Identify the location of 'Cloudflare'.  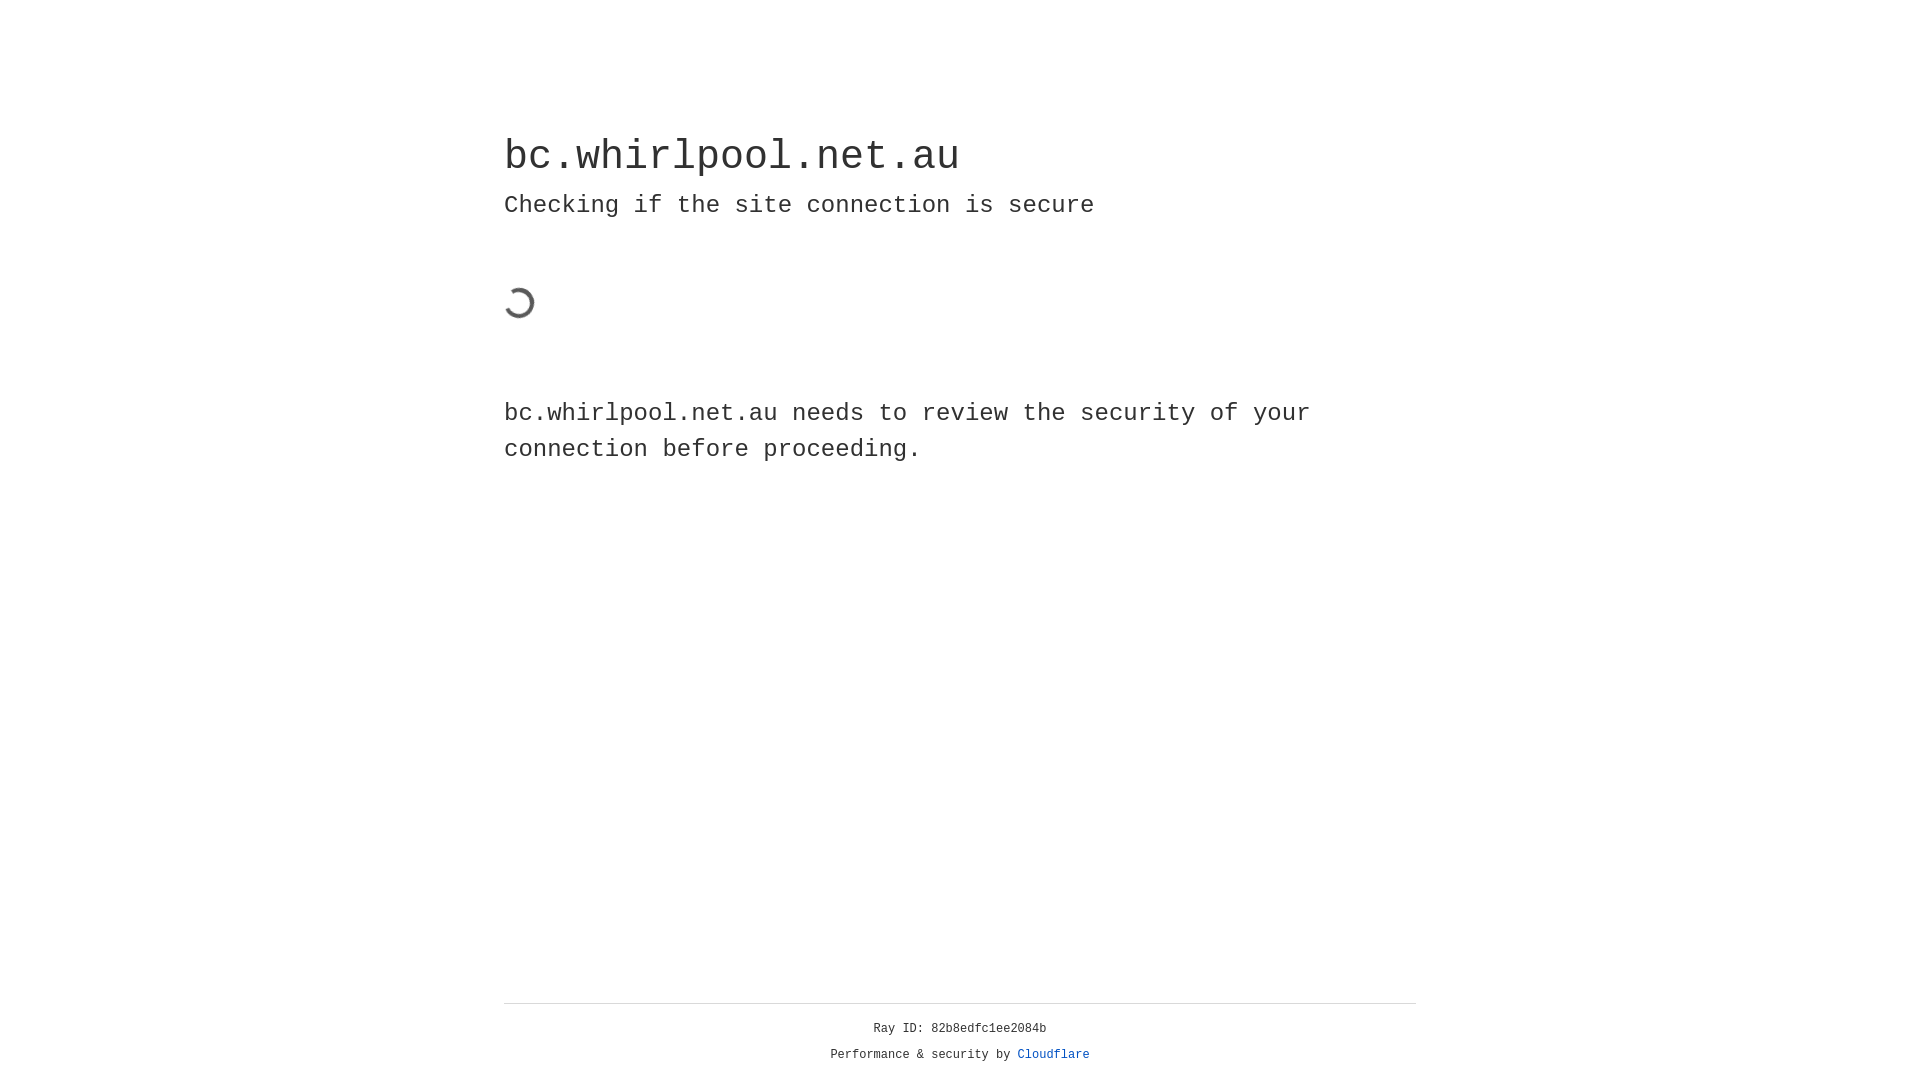
(1017, 1054).